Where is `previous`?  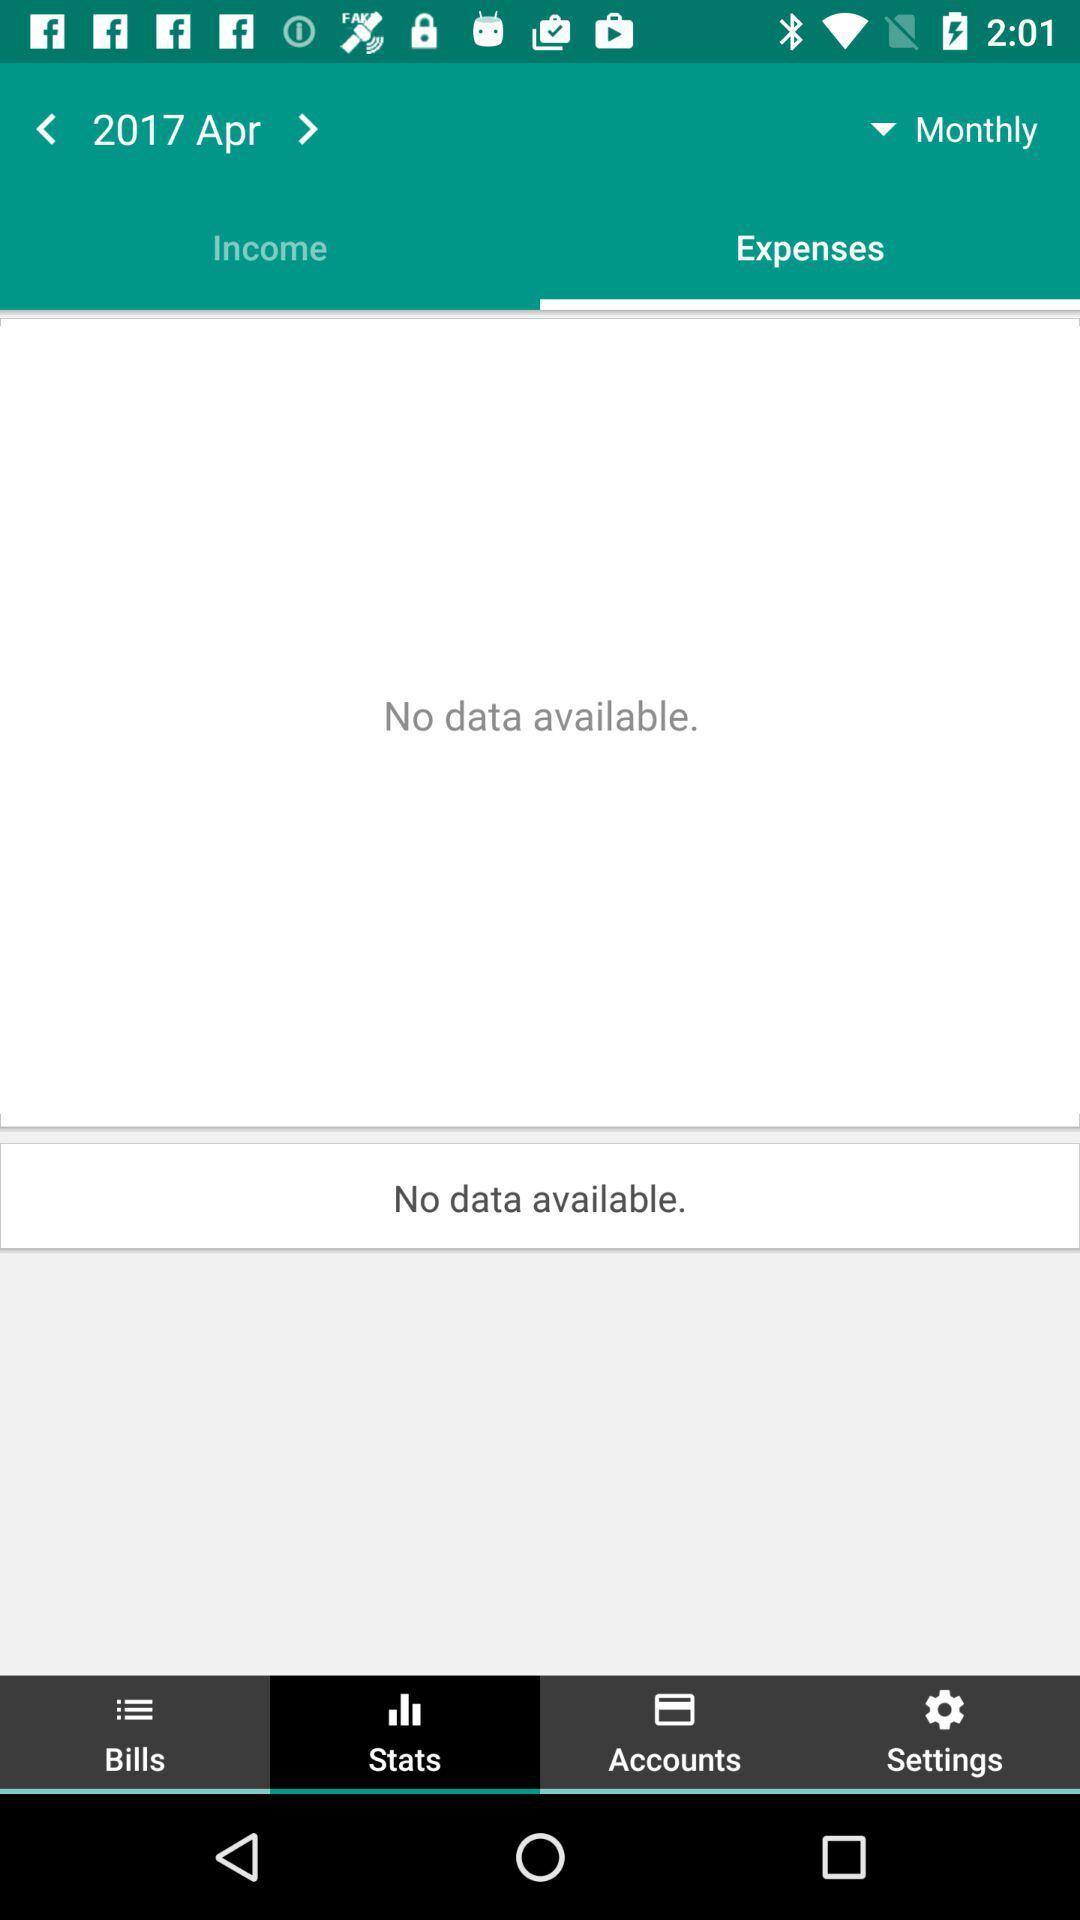
previous is located at coordinates (45, 127).